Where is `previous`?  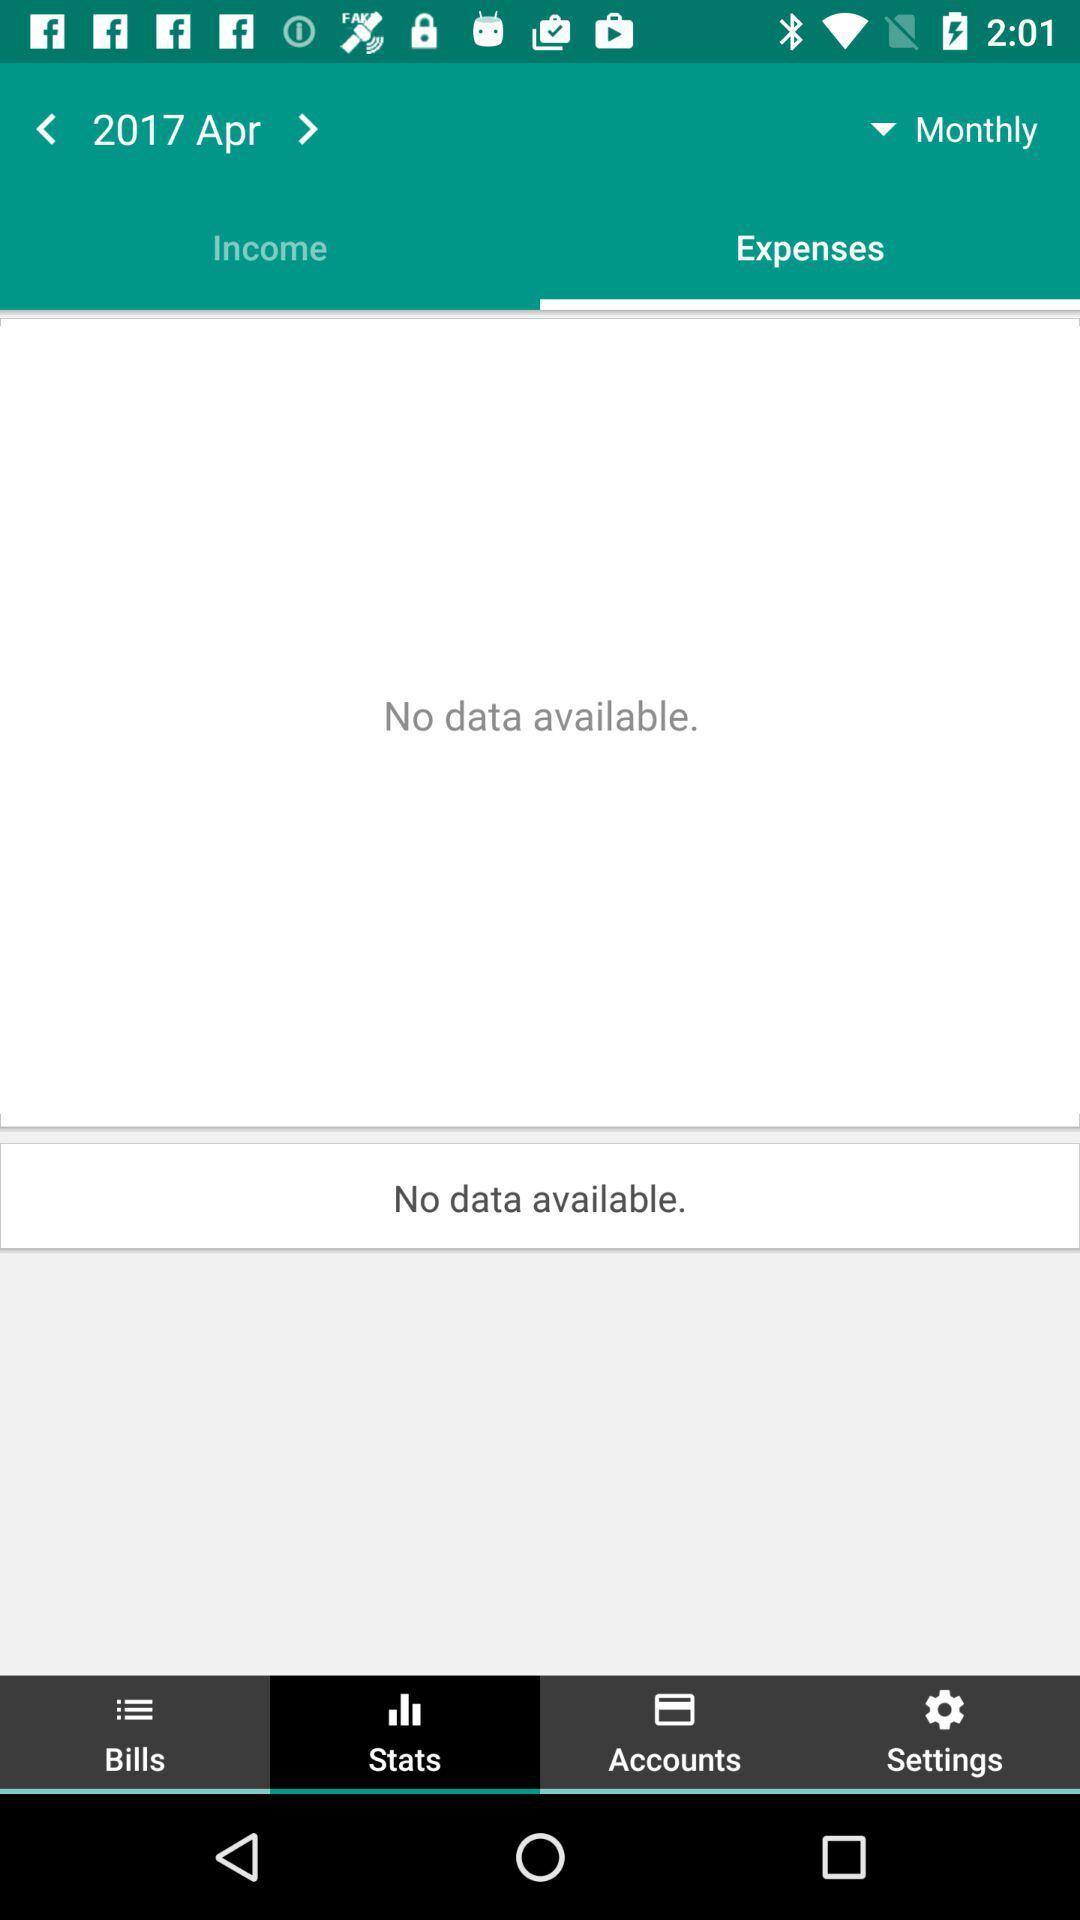
previous is located at coordinates (45, 127).